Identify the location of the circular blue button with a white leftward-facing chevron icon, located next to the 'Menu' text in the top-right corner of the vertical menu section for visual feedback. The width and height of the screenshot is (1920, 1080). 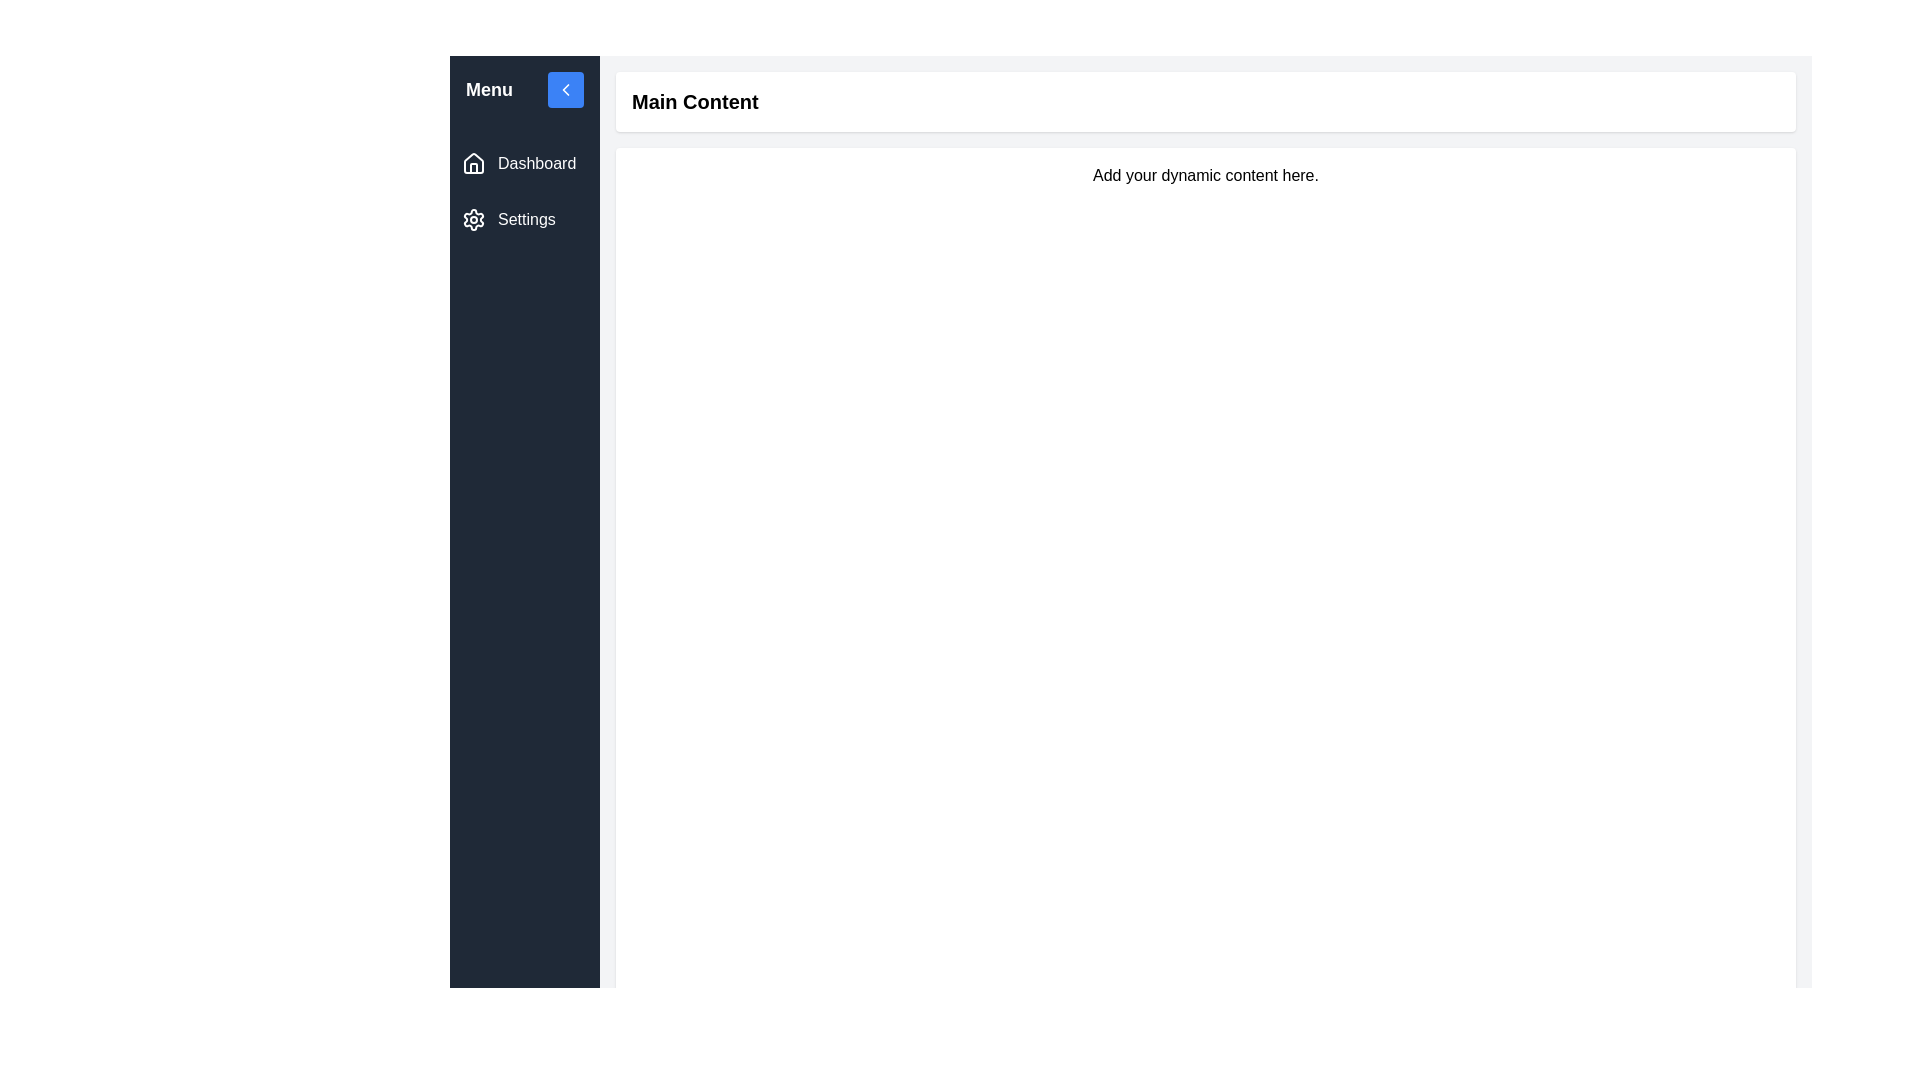
(565, 88).